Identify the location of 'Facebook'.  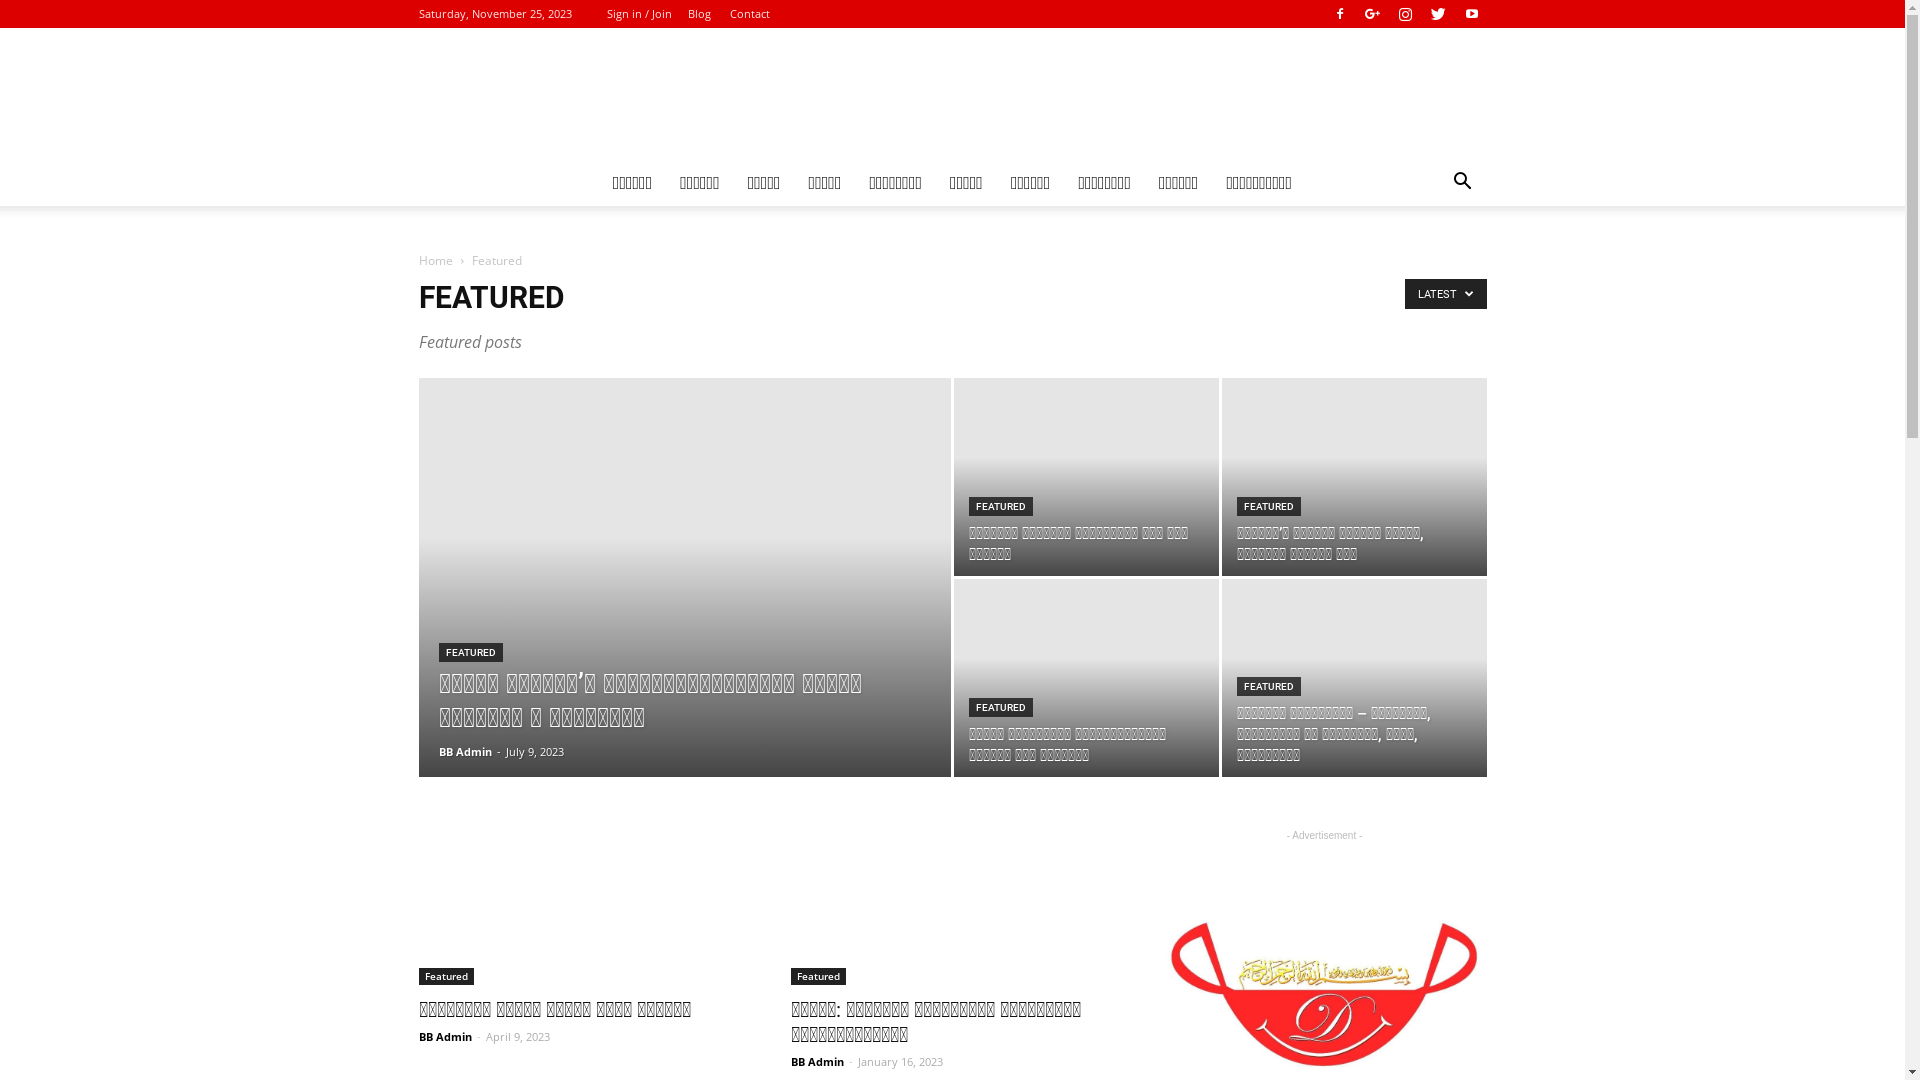
(1324, 14).